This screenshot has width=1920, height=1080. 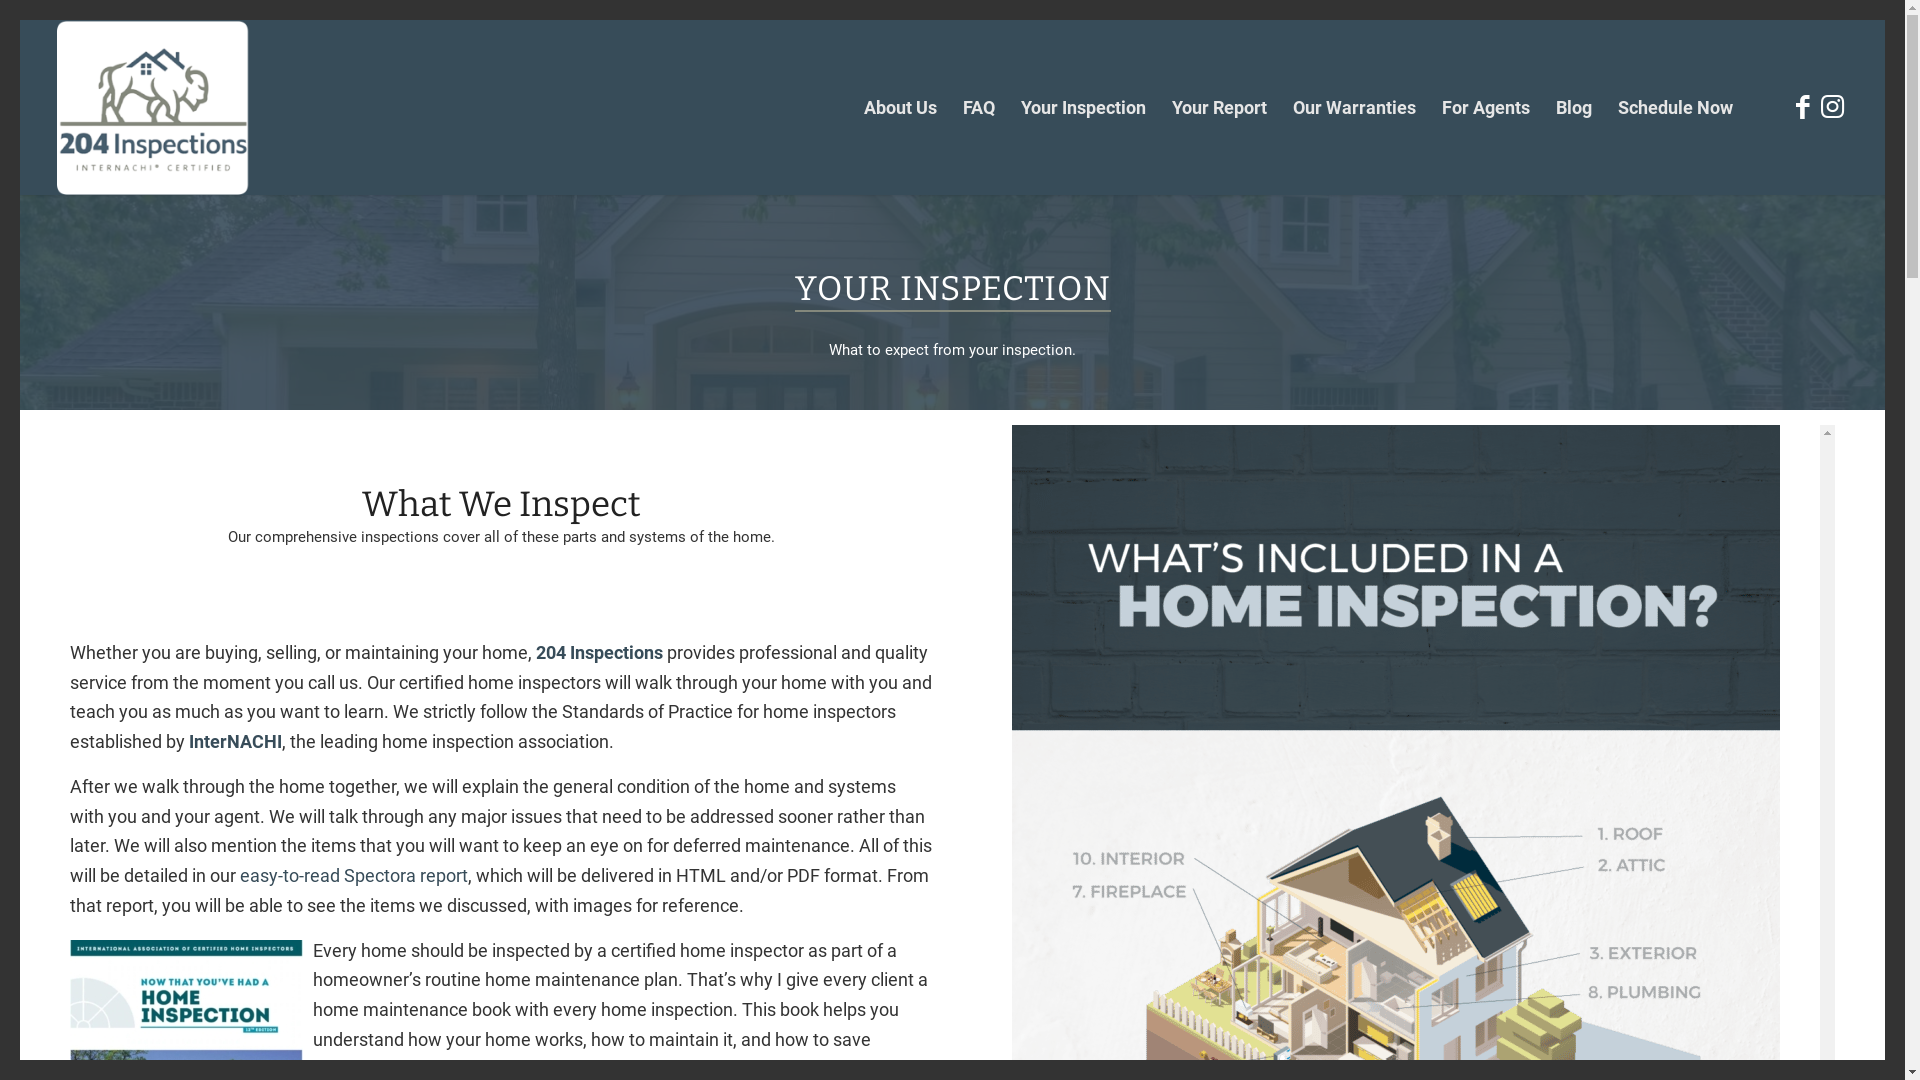 What do you see at coordinates (1573, 107) in the screenshot?
I see `'Blog'` at bounding box center [1573, 107].